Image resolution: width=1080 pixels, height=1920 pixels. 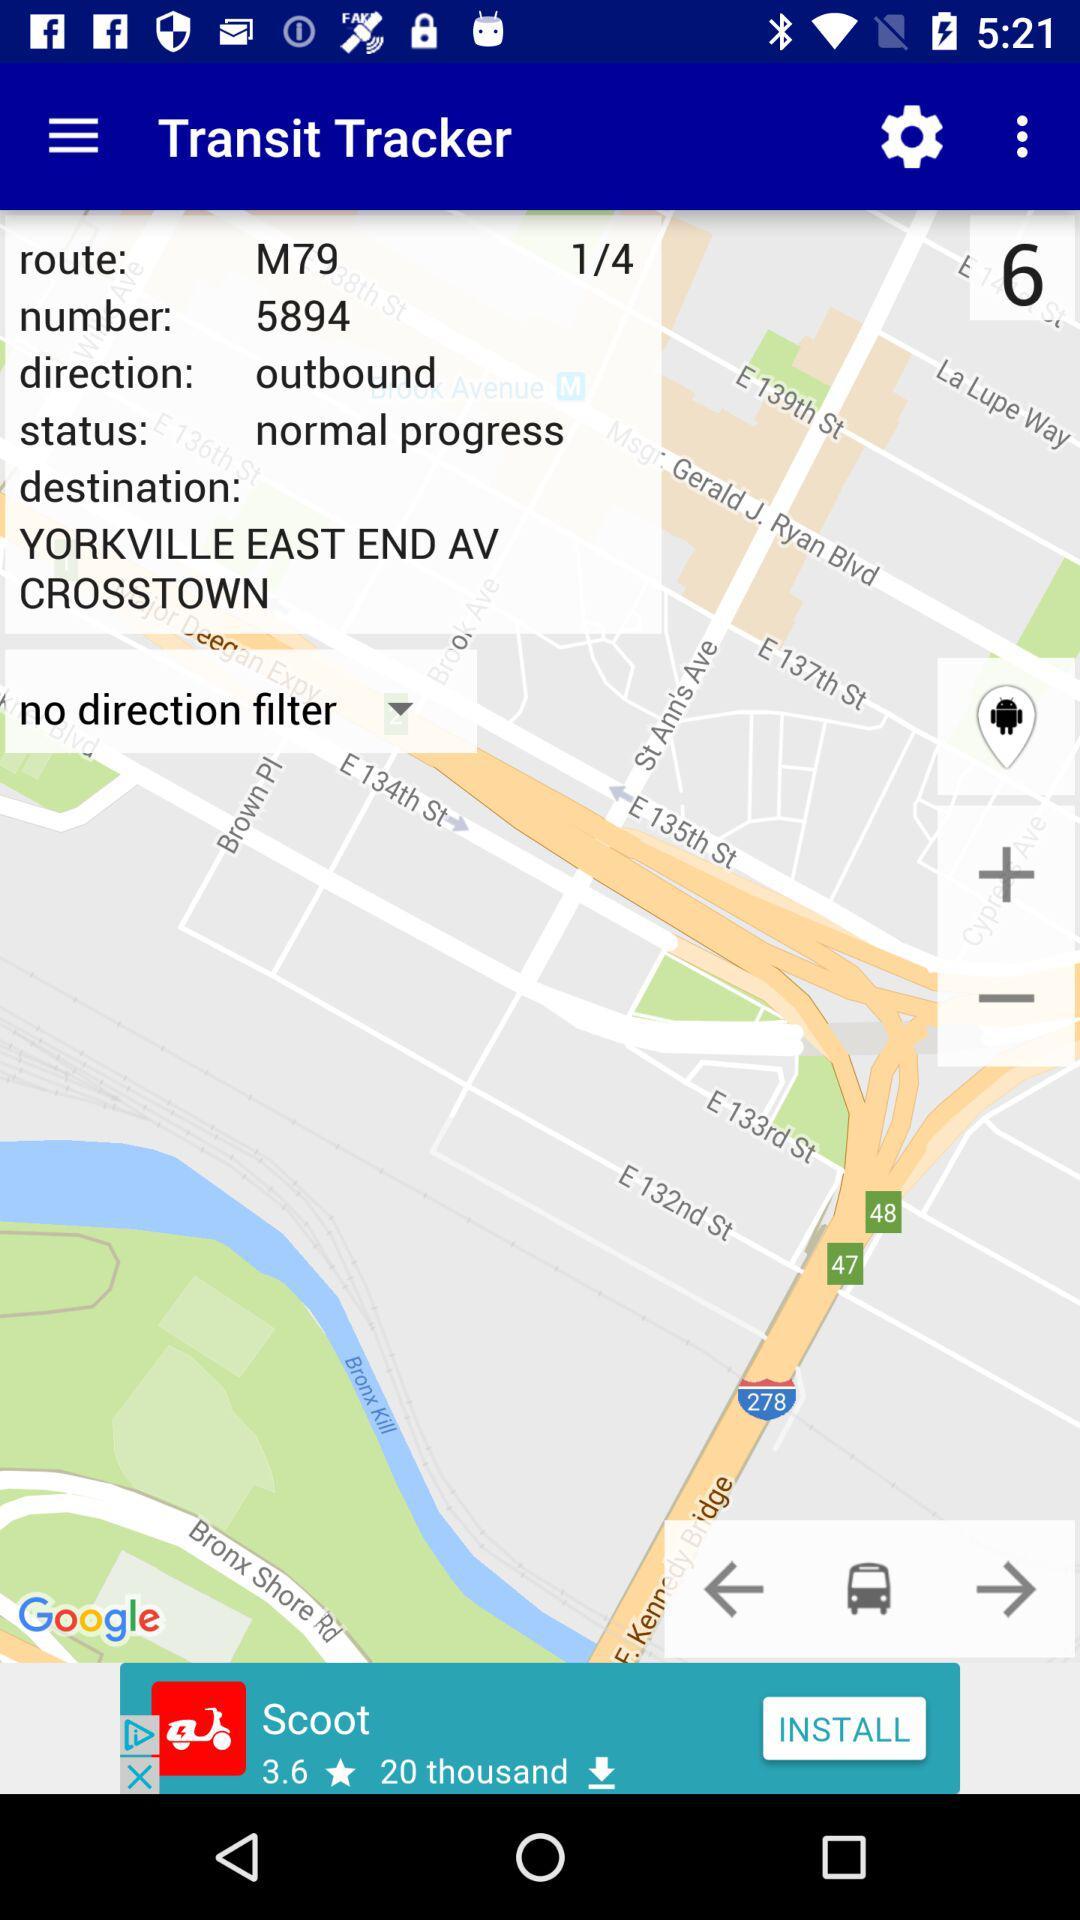 I want to click on the arrow_forward icon, so click(x=1006, y=1587).